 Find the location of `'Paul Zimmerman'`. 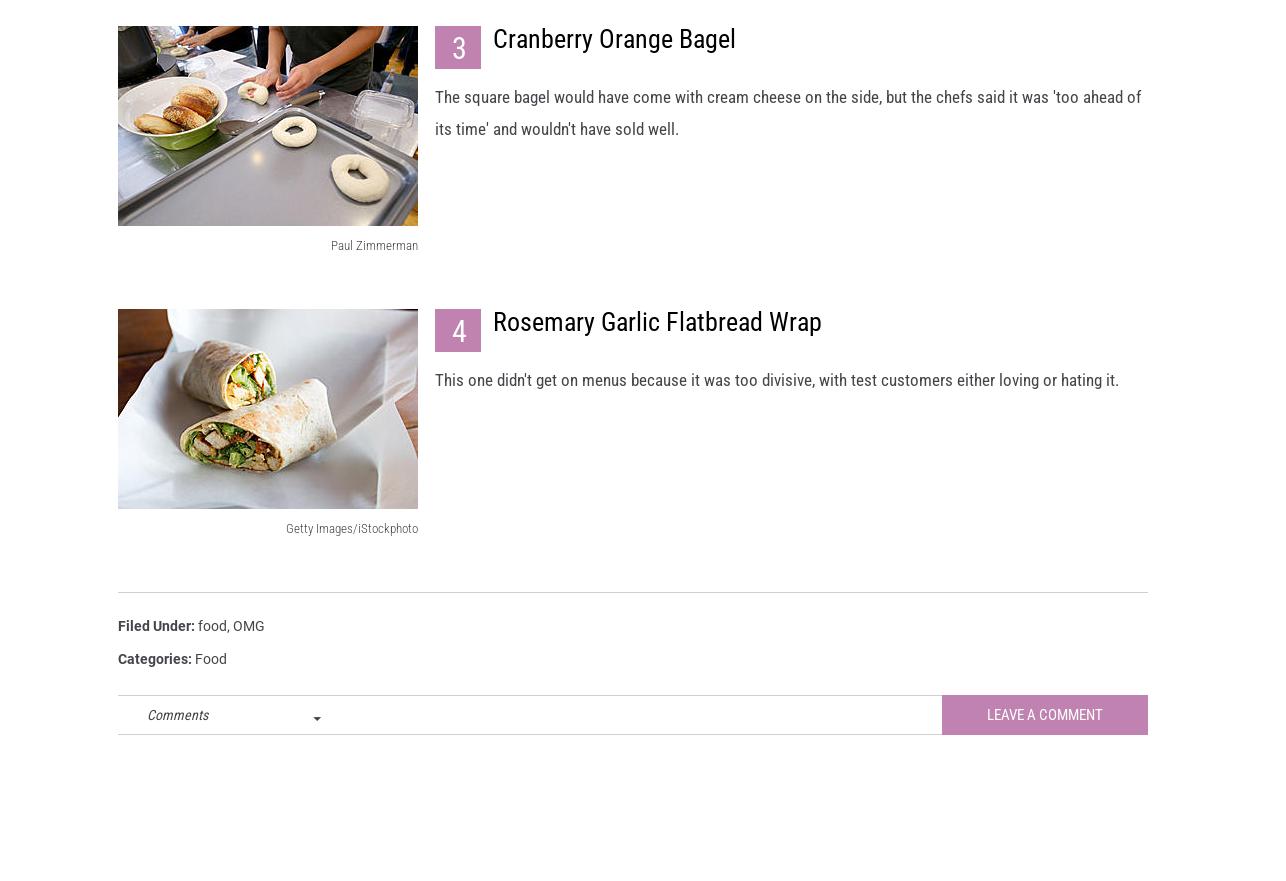

'Paul Zimmerman' is located at coordinates (373, 263).